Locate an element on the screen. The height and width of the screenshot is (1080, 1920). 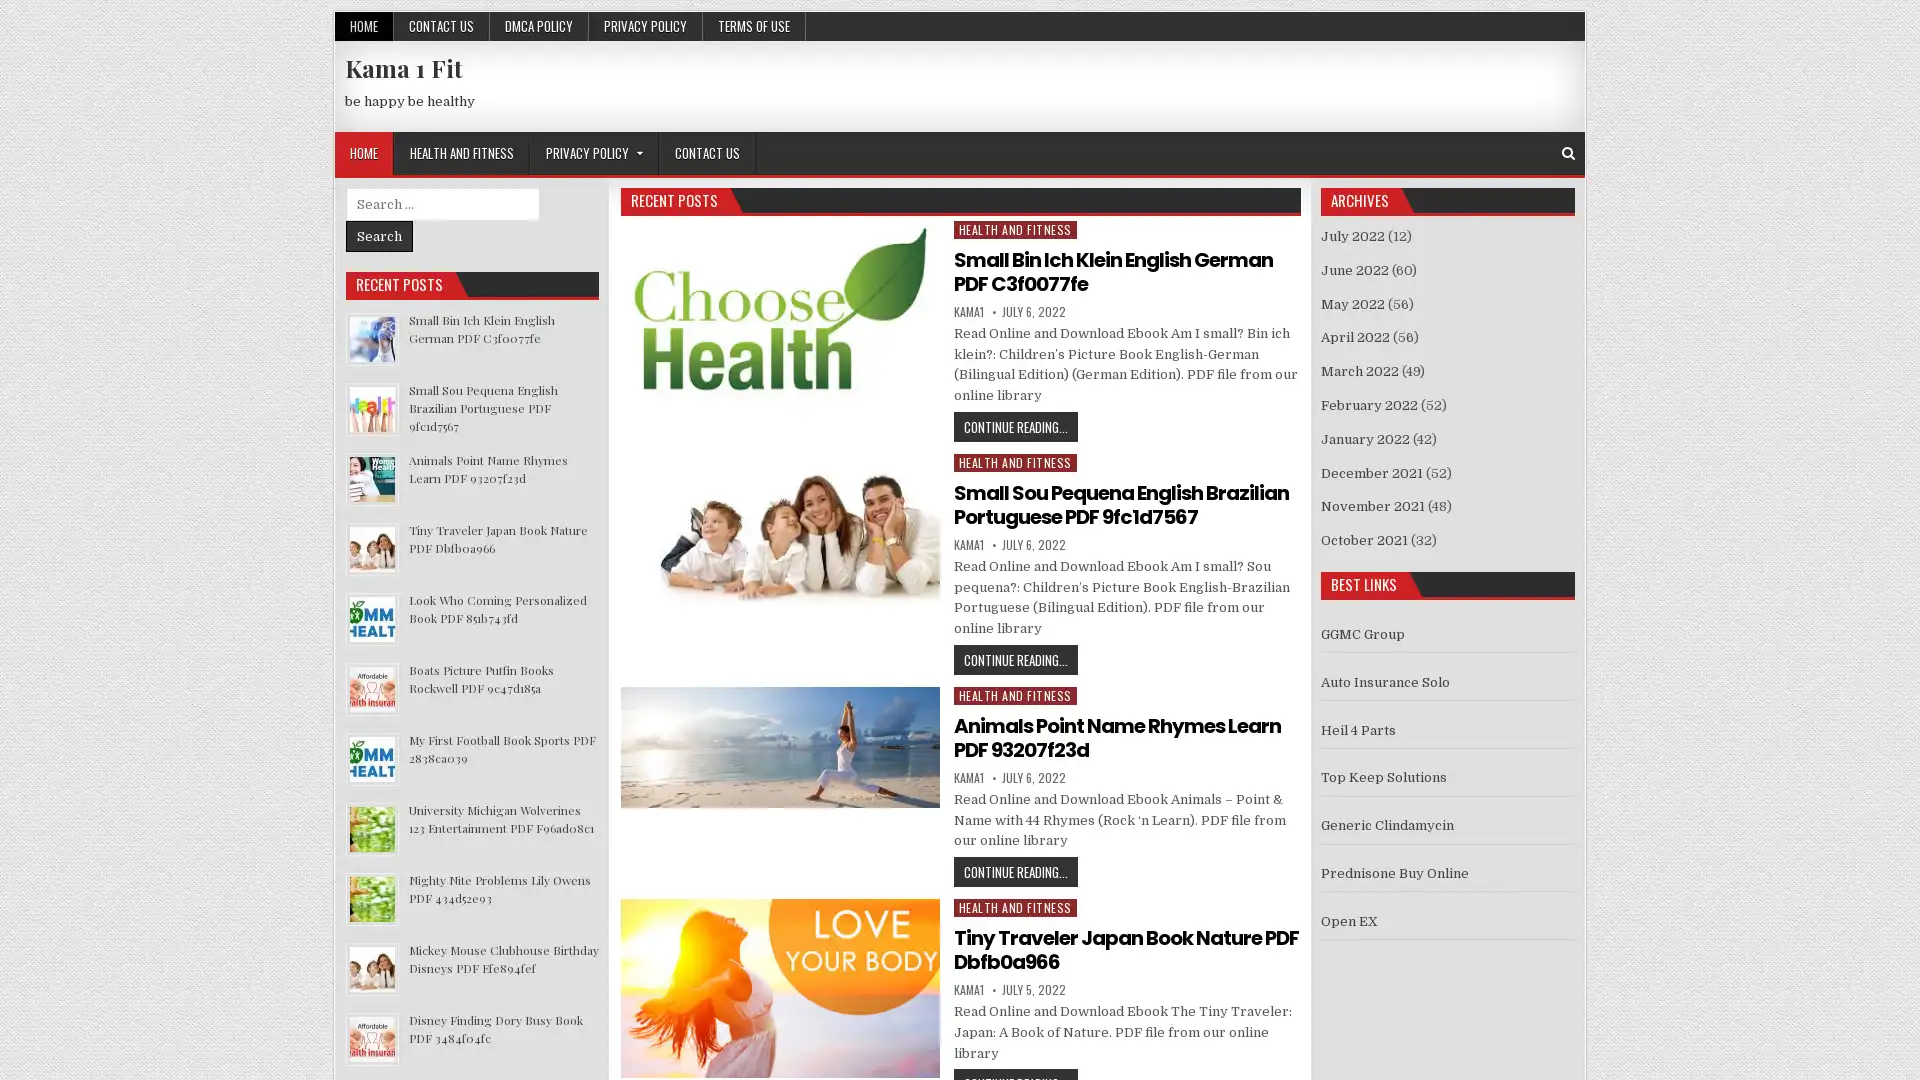
Search is located at coordinates (378, 235).